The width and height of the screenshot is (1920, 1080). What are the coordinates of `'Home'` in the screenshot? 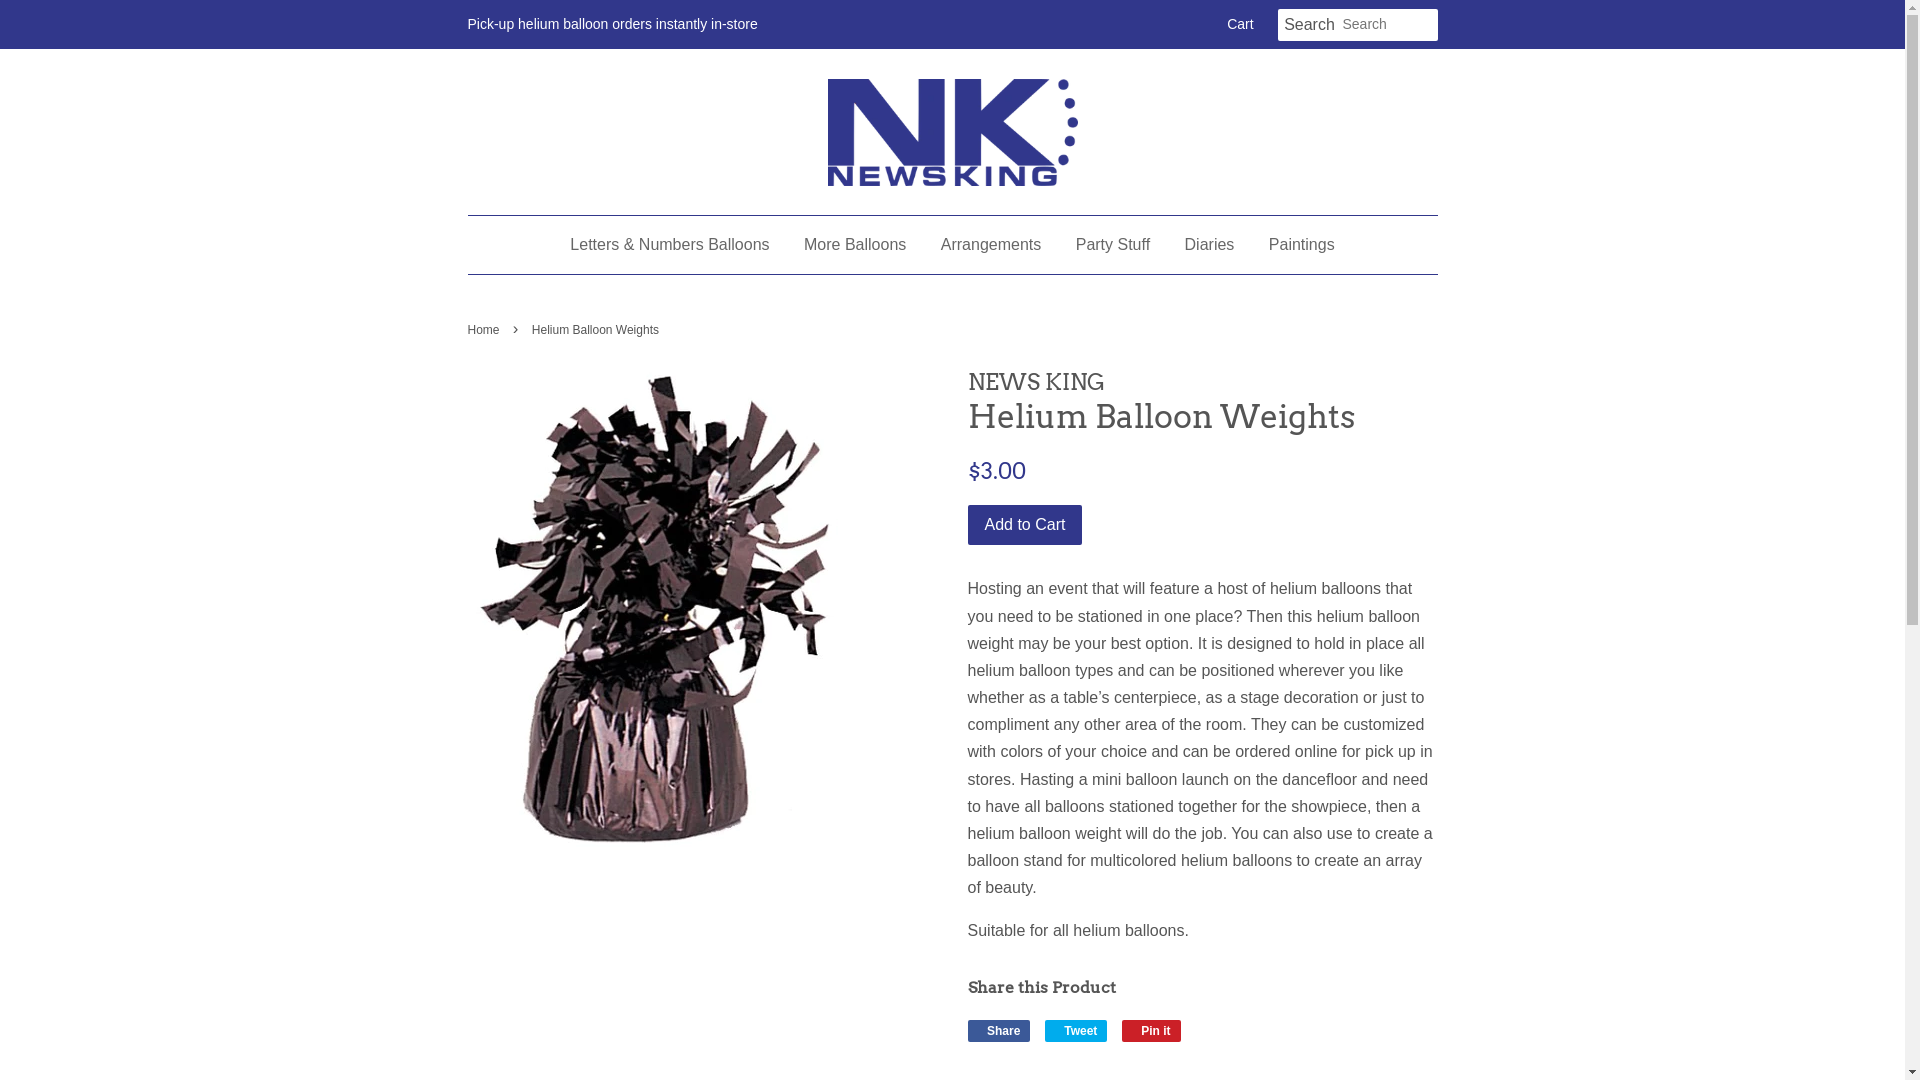 It's located at (486, 329).